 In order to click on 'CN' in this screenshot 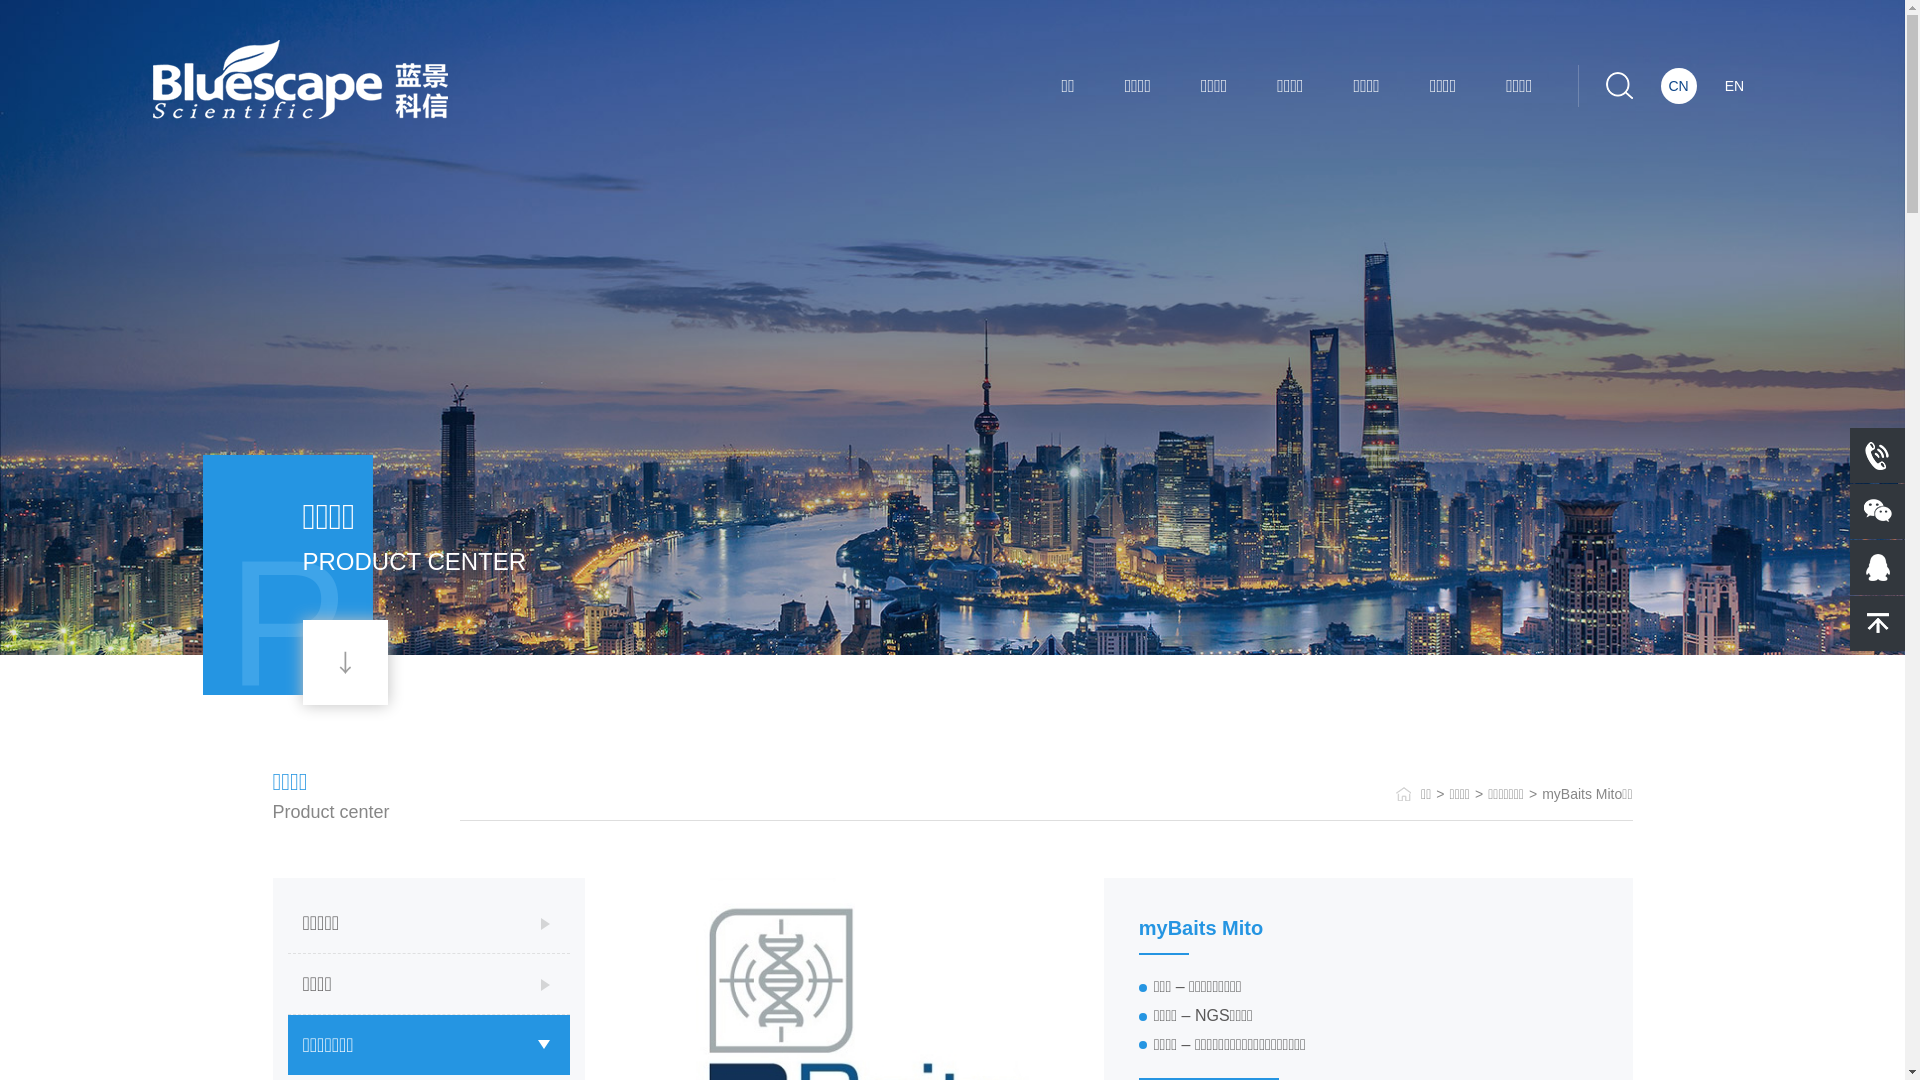, I will do `click(1678, 84)`.